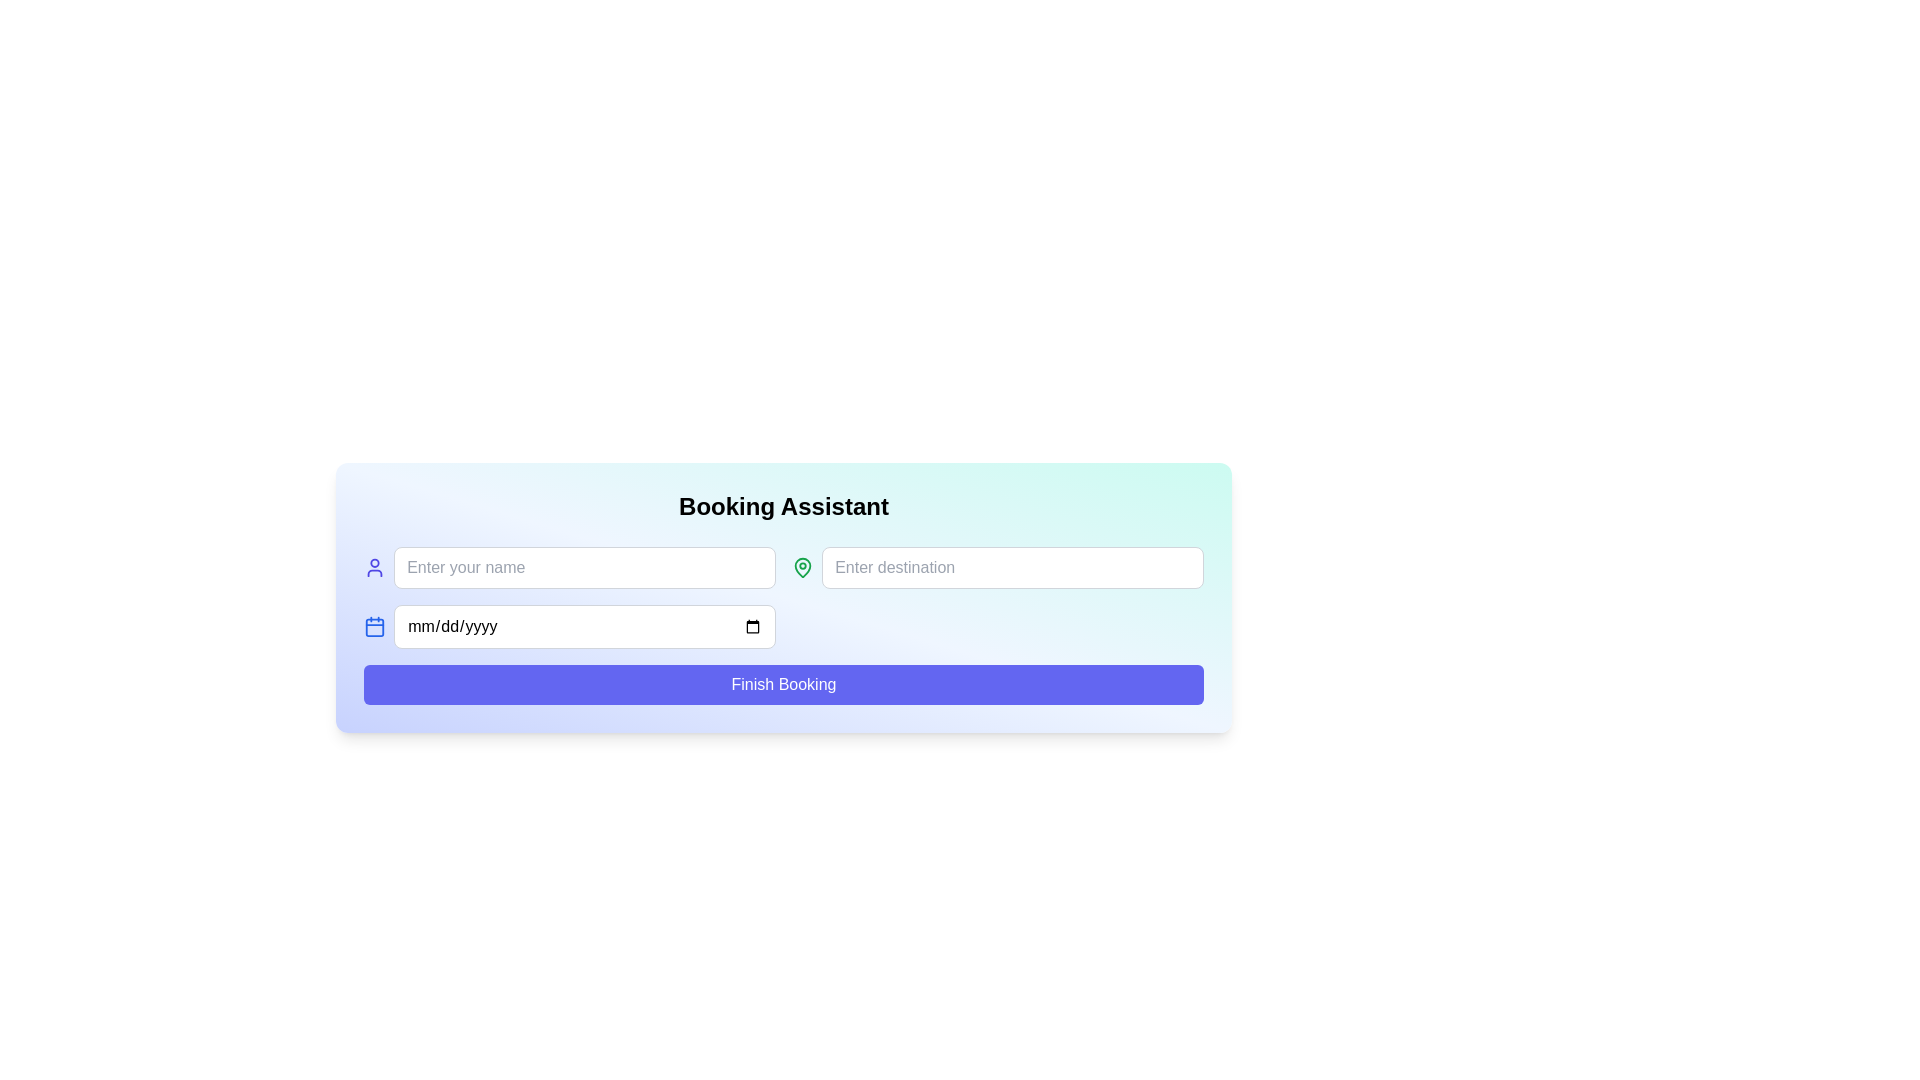 Image resolution: width=1920 pixels, height=1080 pixels. What do you see at coordinates (374, 626) in the screenshot?
I see `the rounded rectangle element inside the calendar SVG icon, which is centrally aligned within the calendar graphic` at bounding box center [374, 626].